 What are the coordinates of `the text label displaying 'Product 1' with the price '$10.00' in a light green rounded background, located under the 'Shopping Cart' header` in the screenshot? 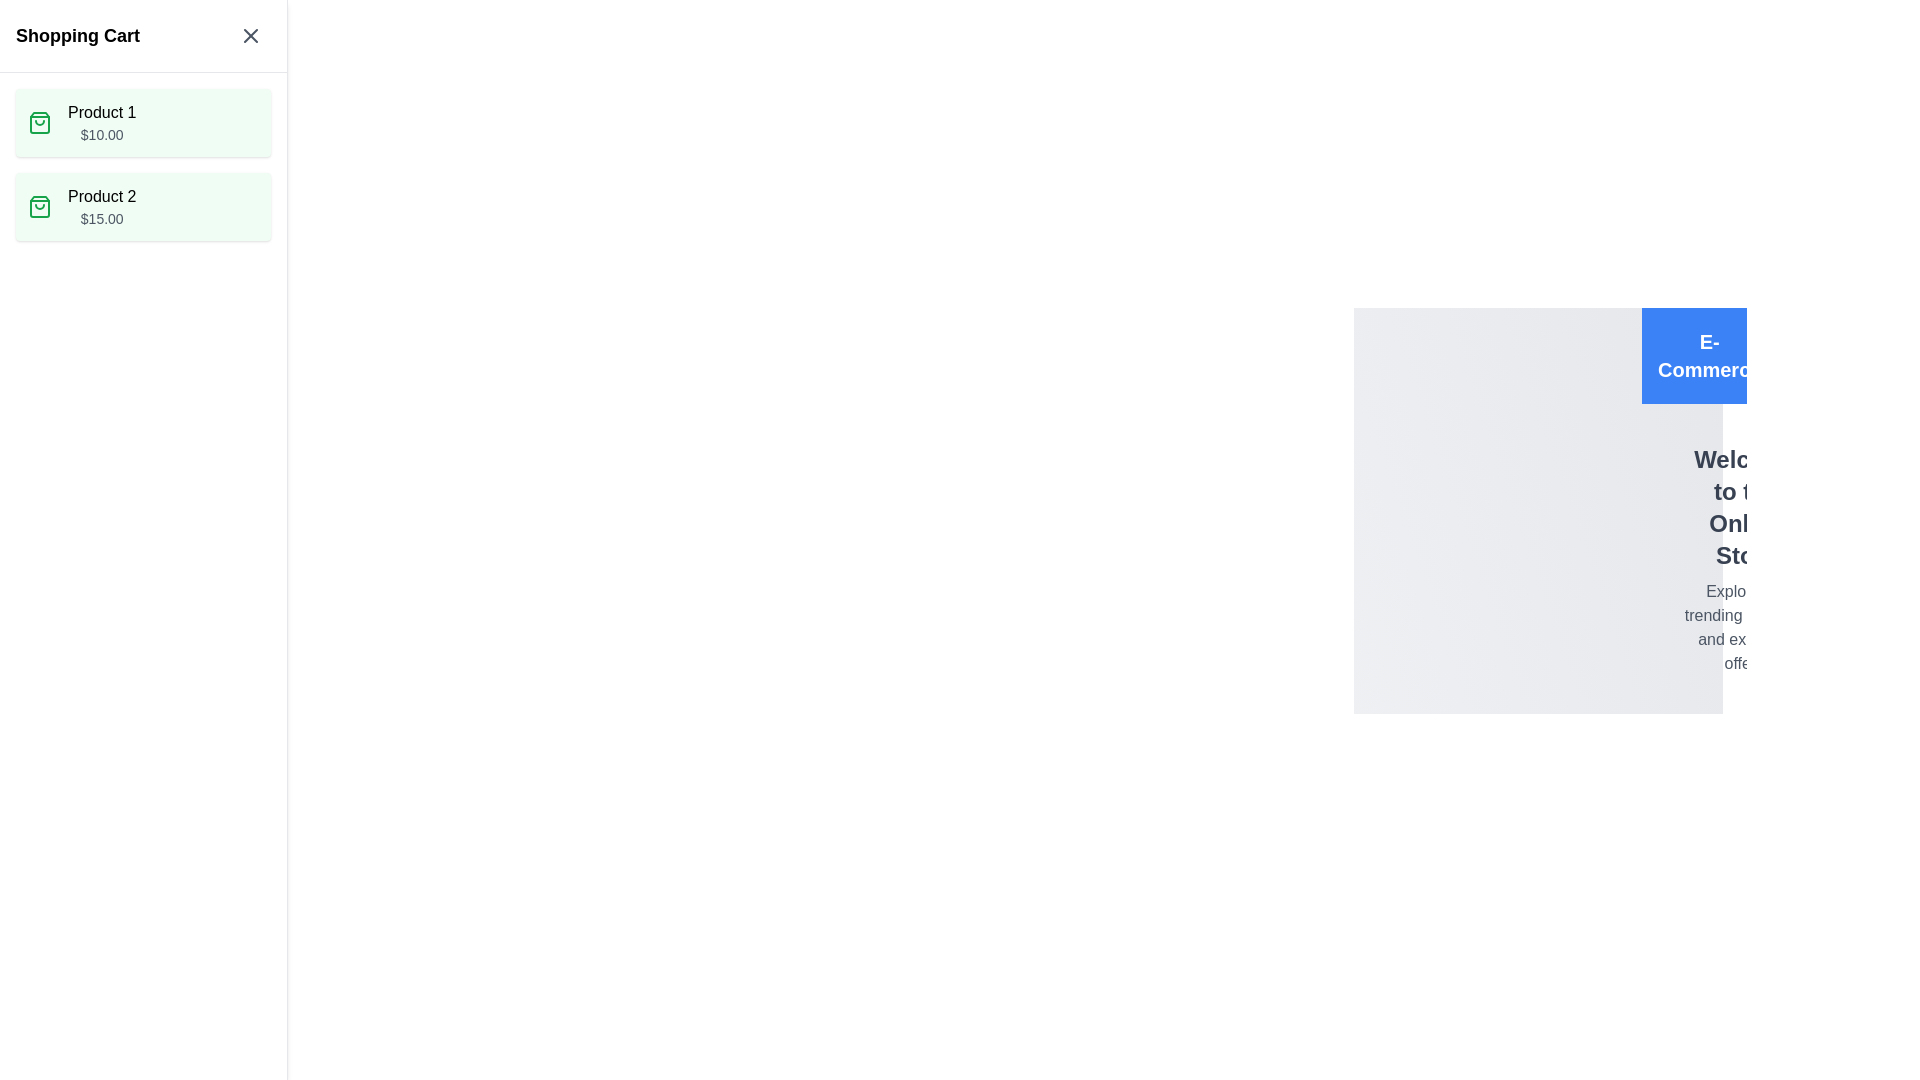 It's located at (101, 123).